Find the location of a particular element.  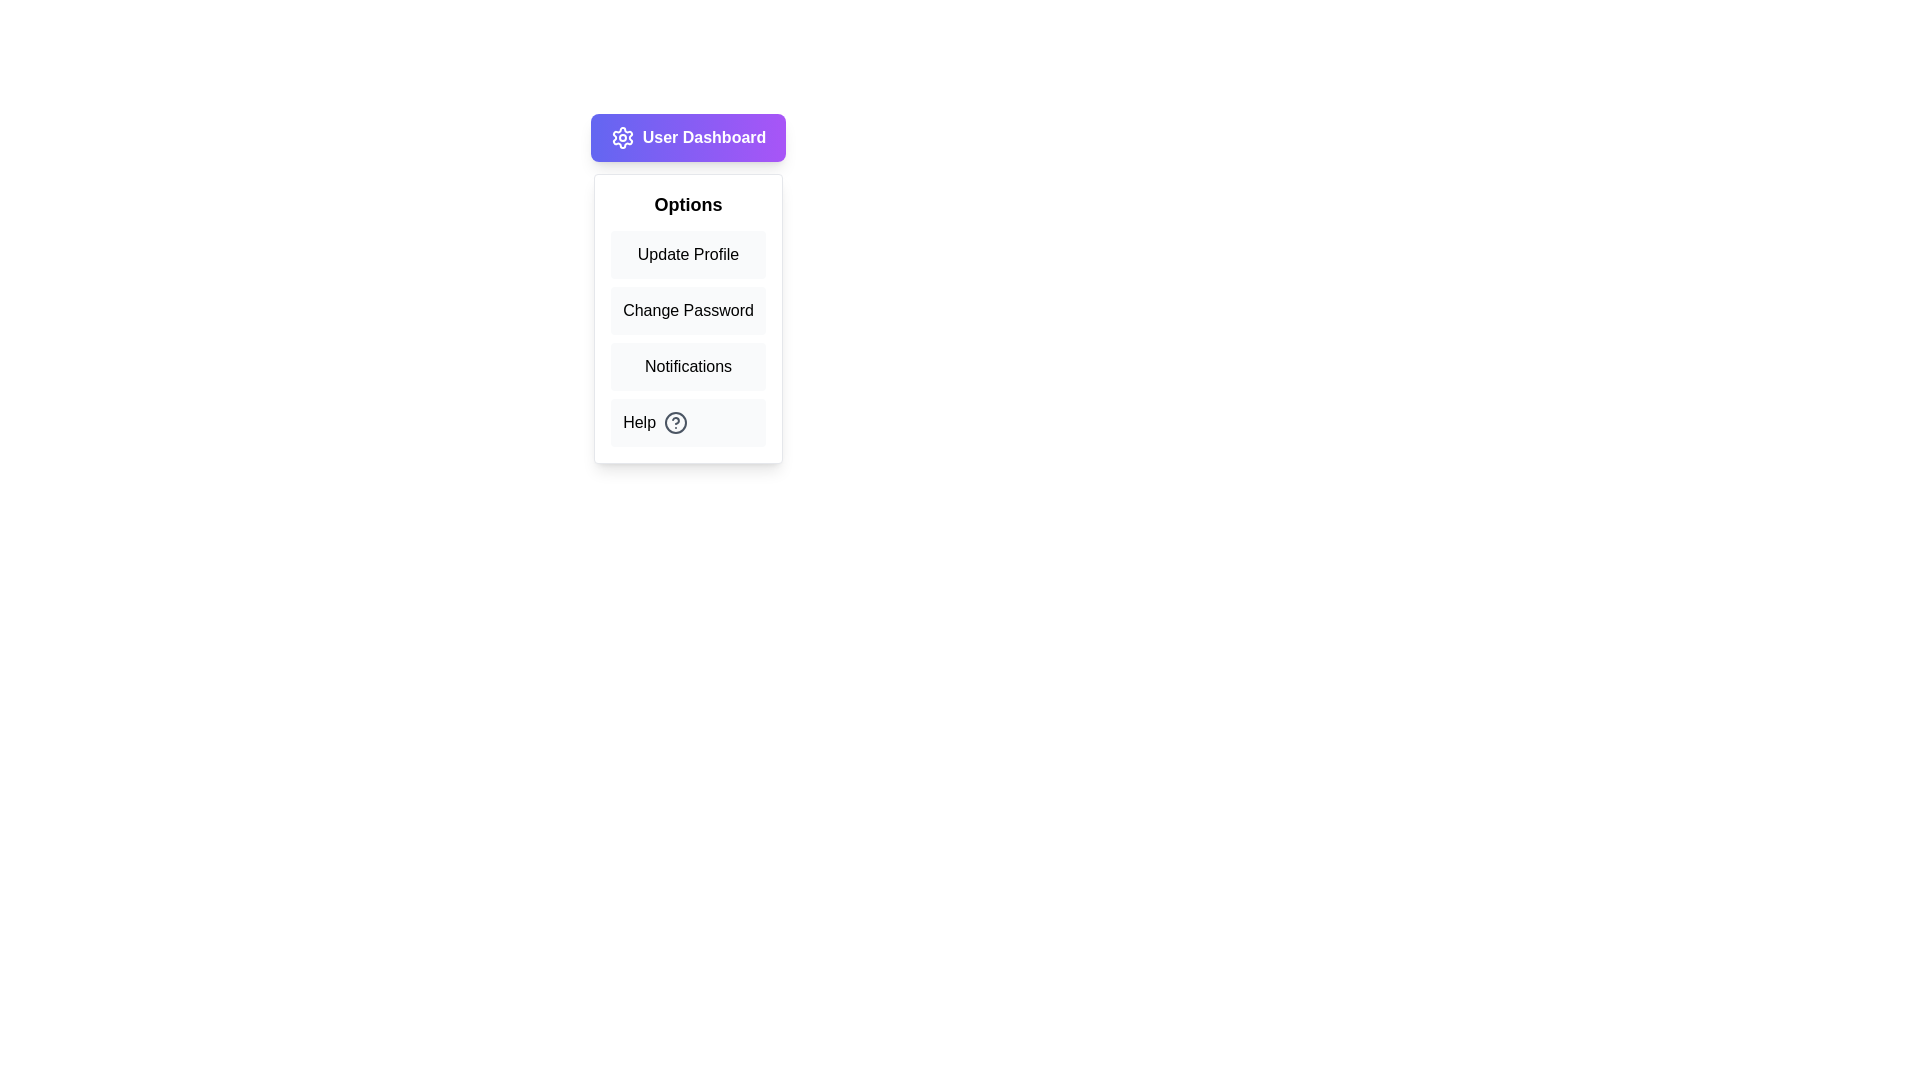

the menu item labeled 'Help' to visually highlight it is located at coordinates (688, 422).